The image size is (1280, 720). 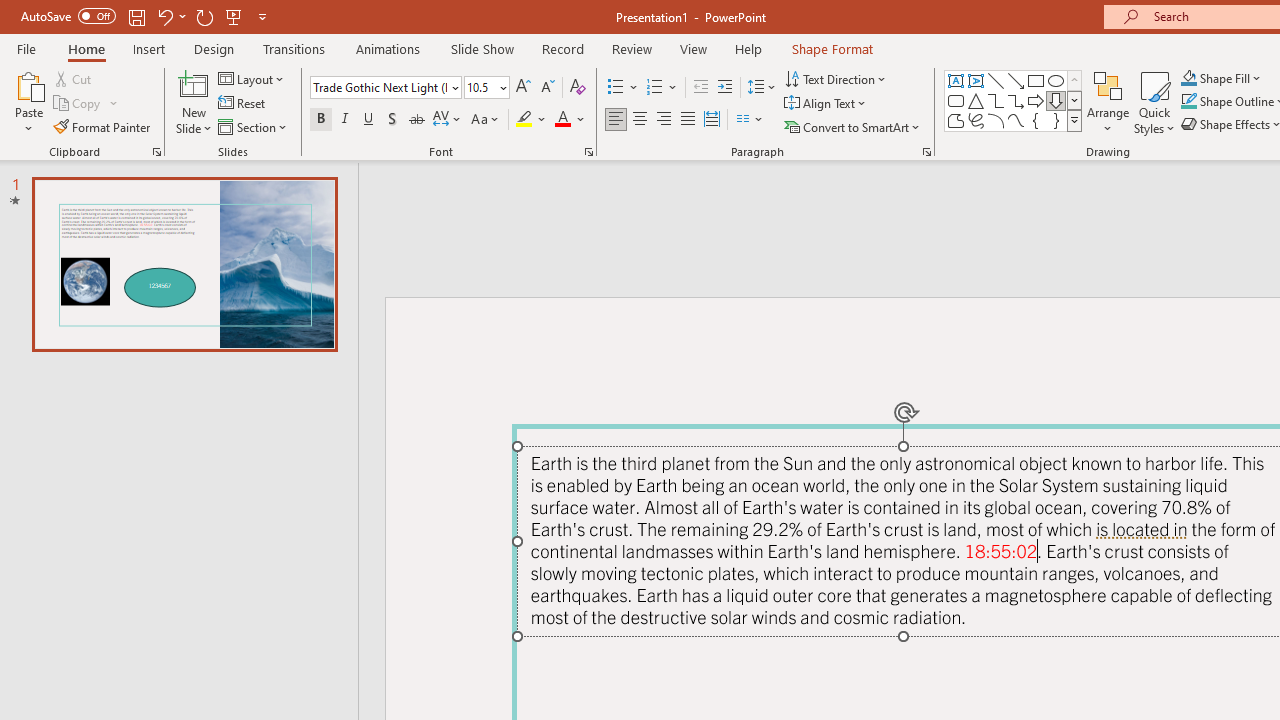 What do you see at coordinates (1016, 80) in the screenshot?
I see `'Line Arrow'` at bounding box center [1016, 80].